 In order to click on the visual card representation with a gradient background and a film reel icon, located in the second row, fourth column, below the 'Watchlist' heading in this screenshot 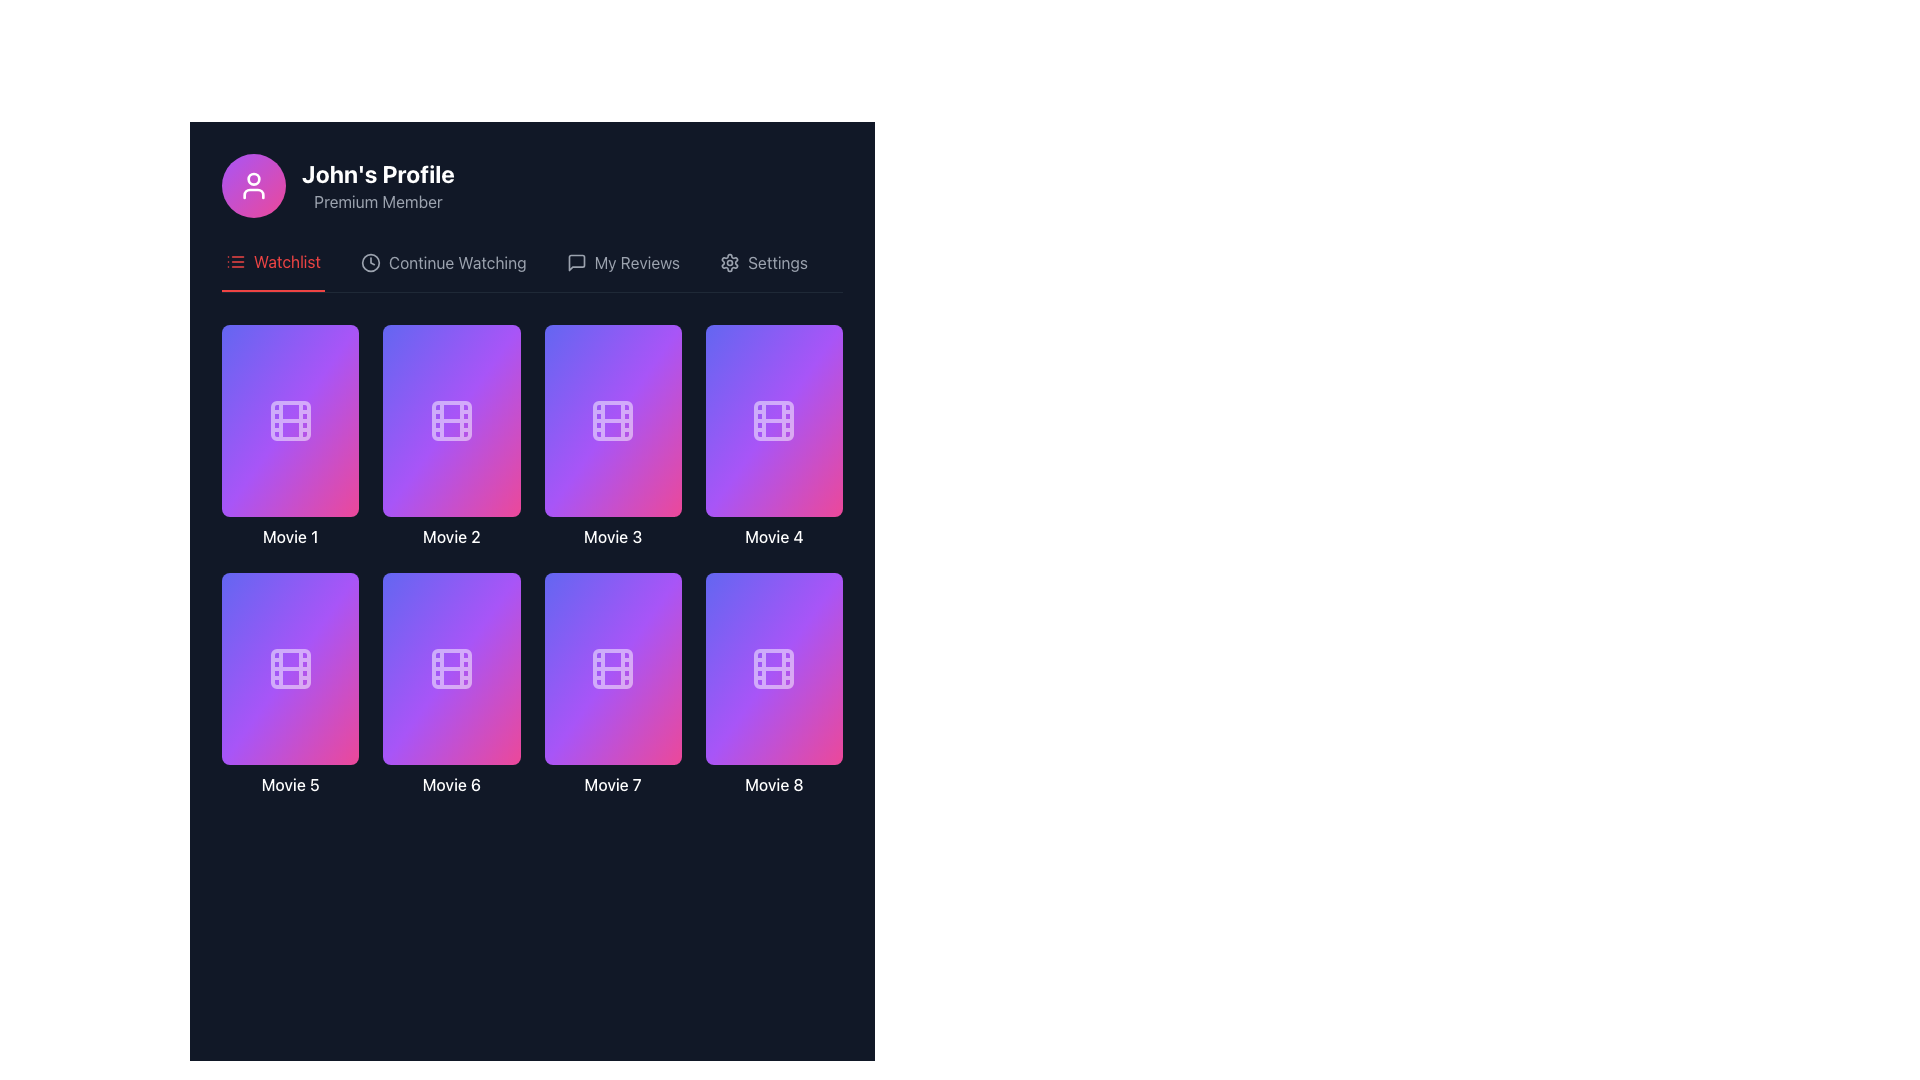, I will do `click(773, 668)`.